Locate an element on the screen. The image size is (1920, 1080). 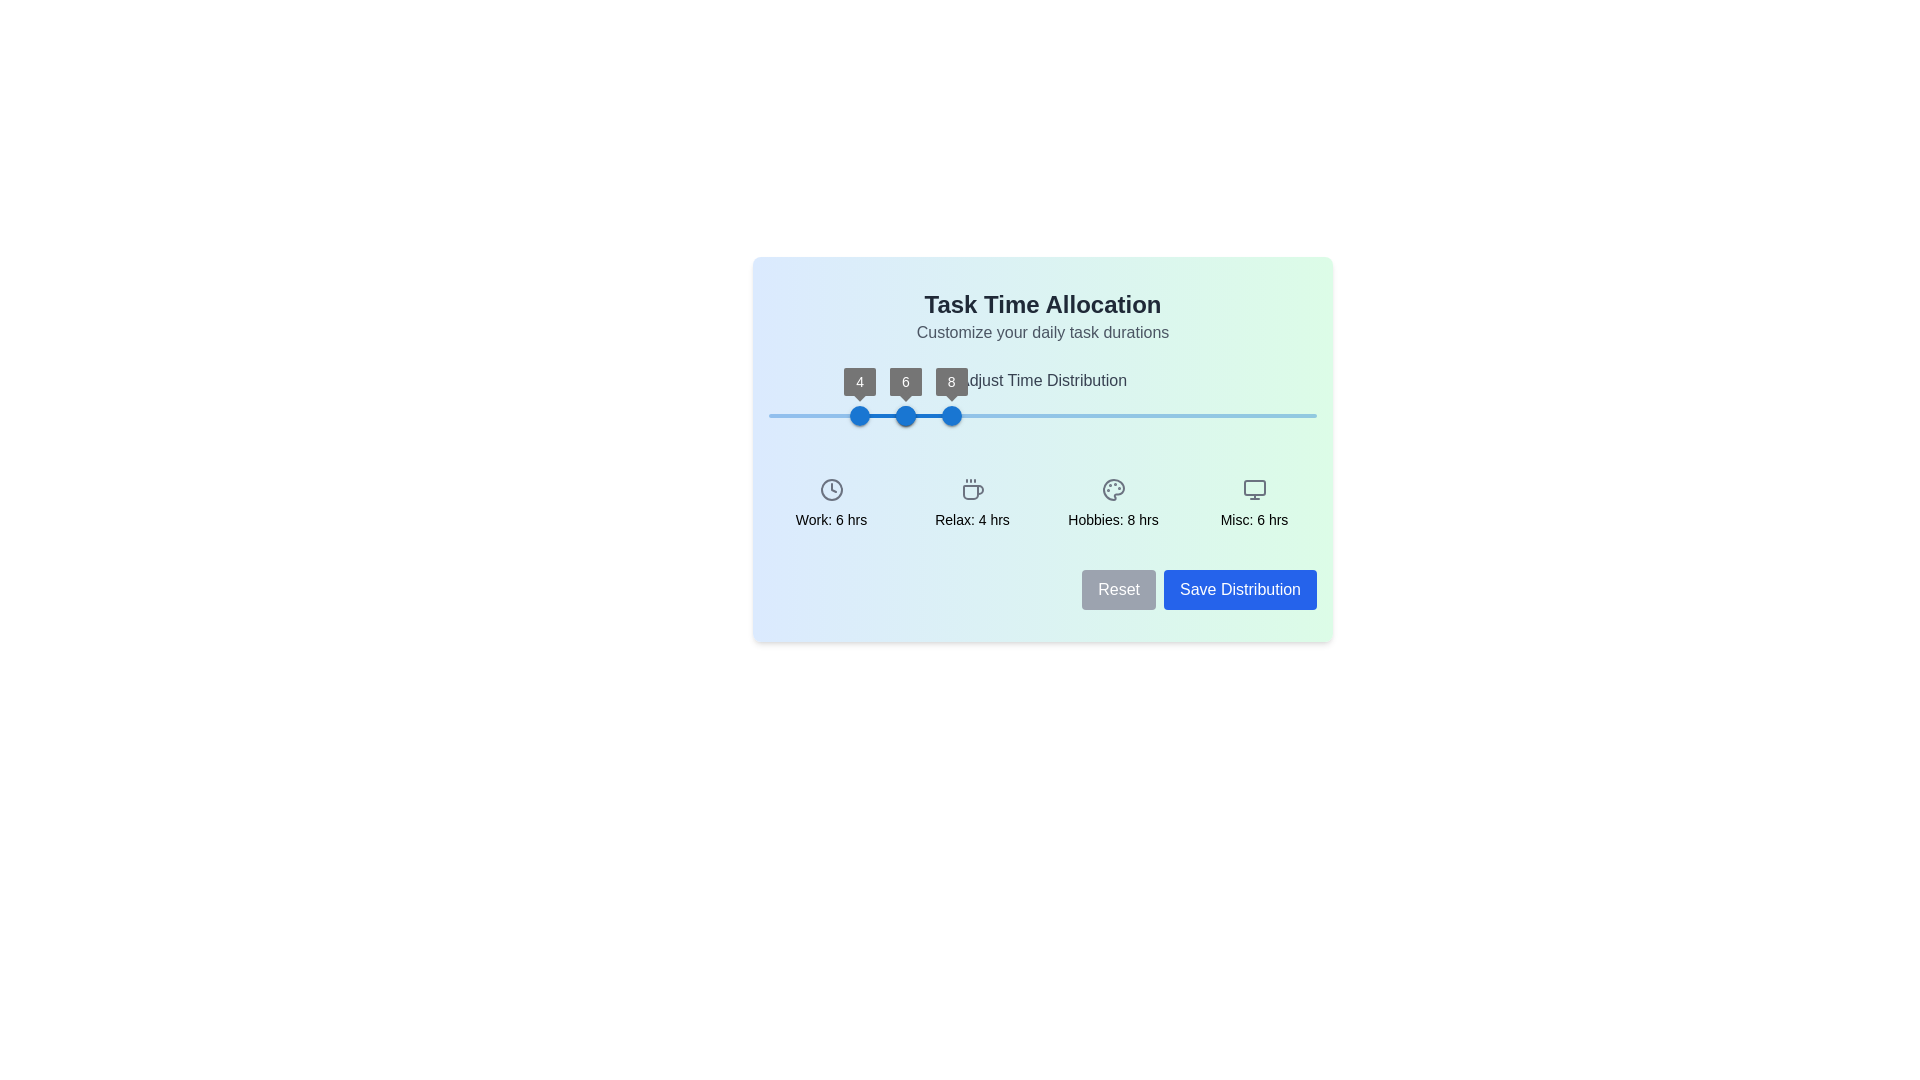
the slider is located at coordinates (1098, 400).